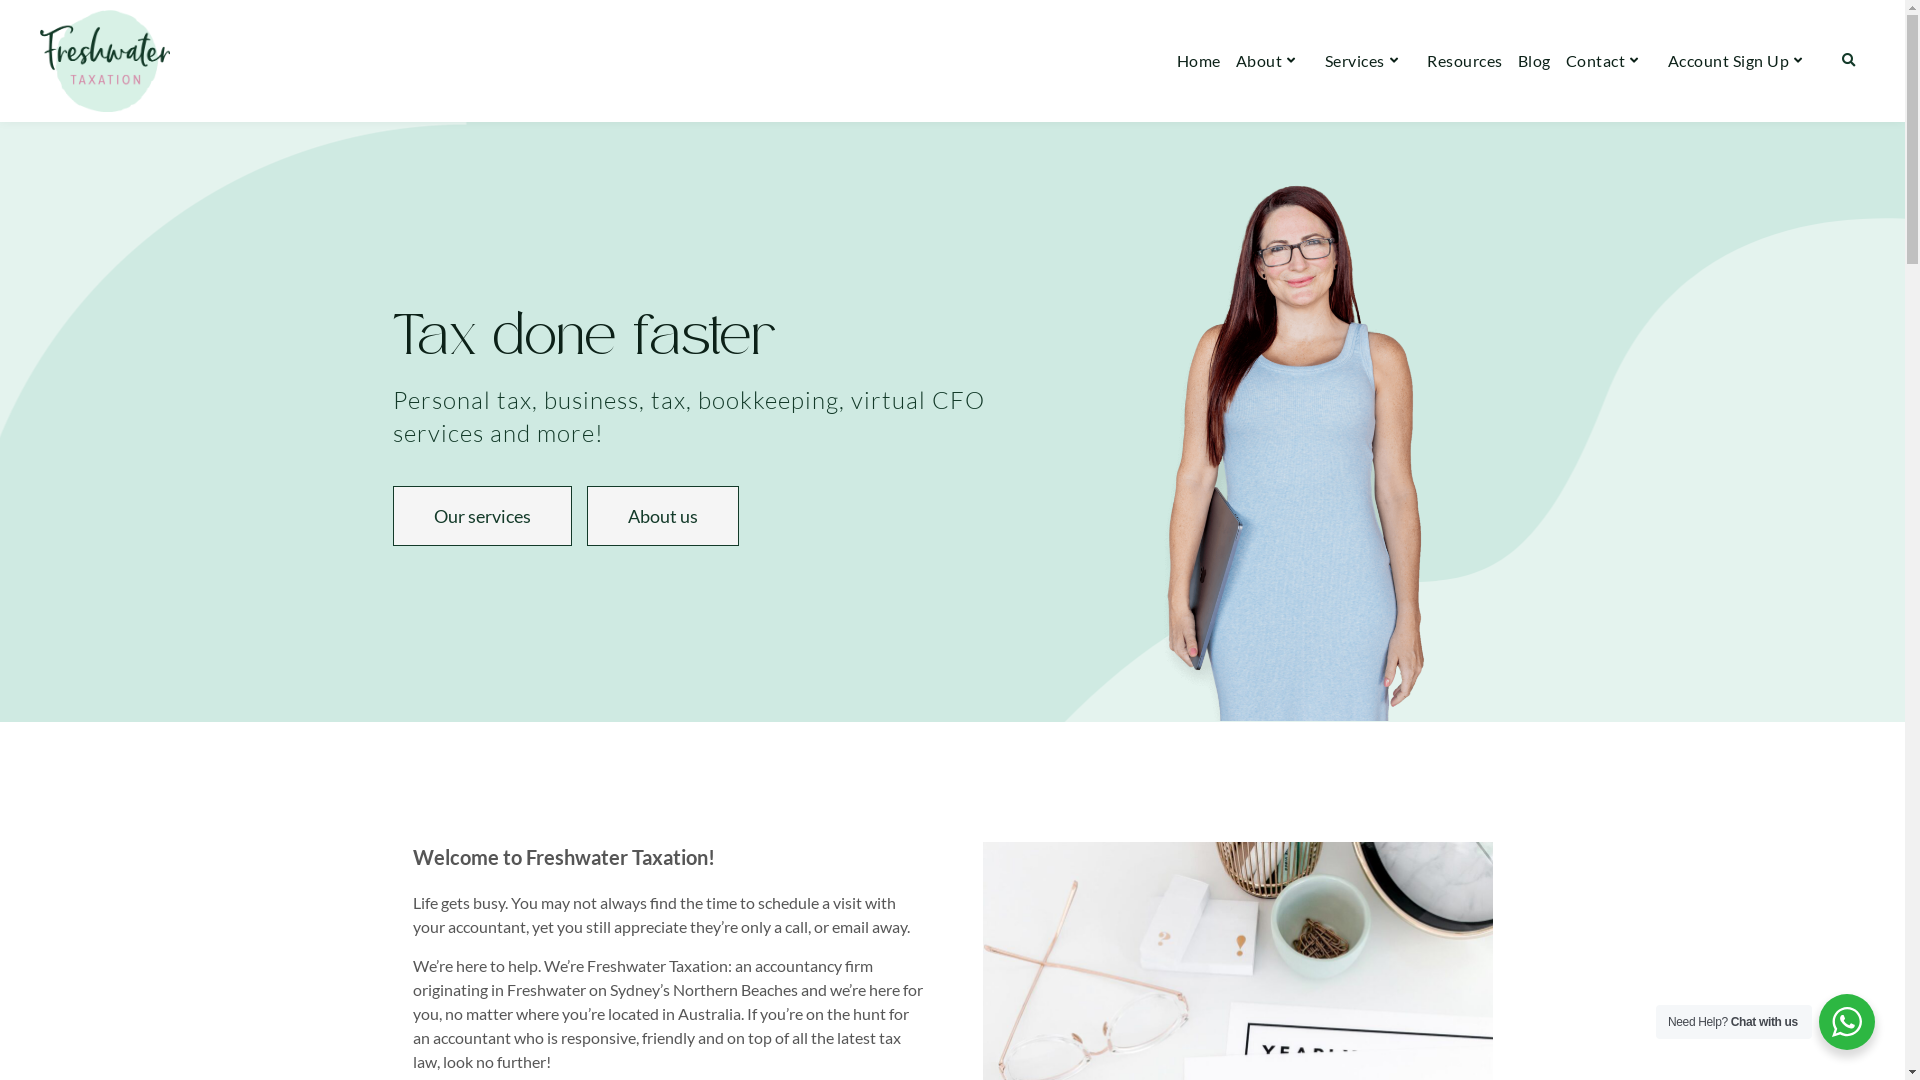  What do you see at coordinates (662, 515) in the screenshot?
I see `'About us'` at bounding box center [662, 515].